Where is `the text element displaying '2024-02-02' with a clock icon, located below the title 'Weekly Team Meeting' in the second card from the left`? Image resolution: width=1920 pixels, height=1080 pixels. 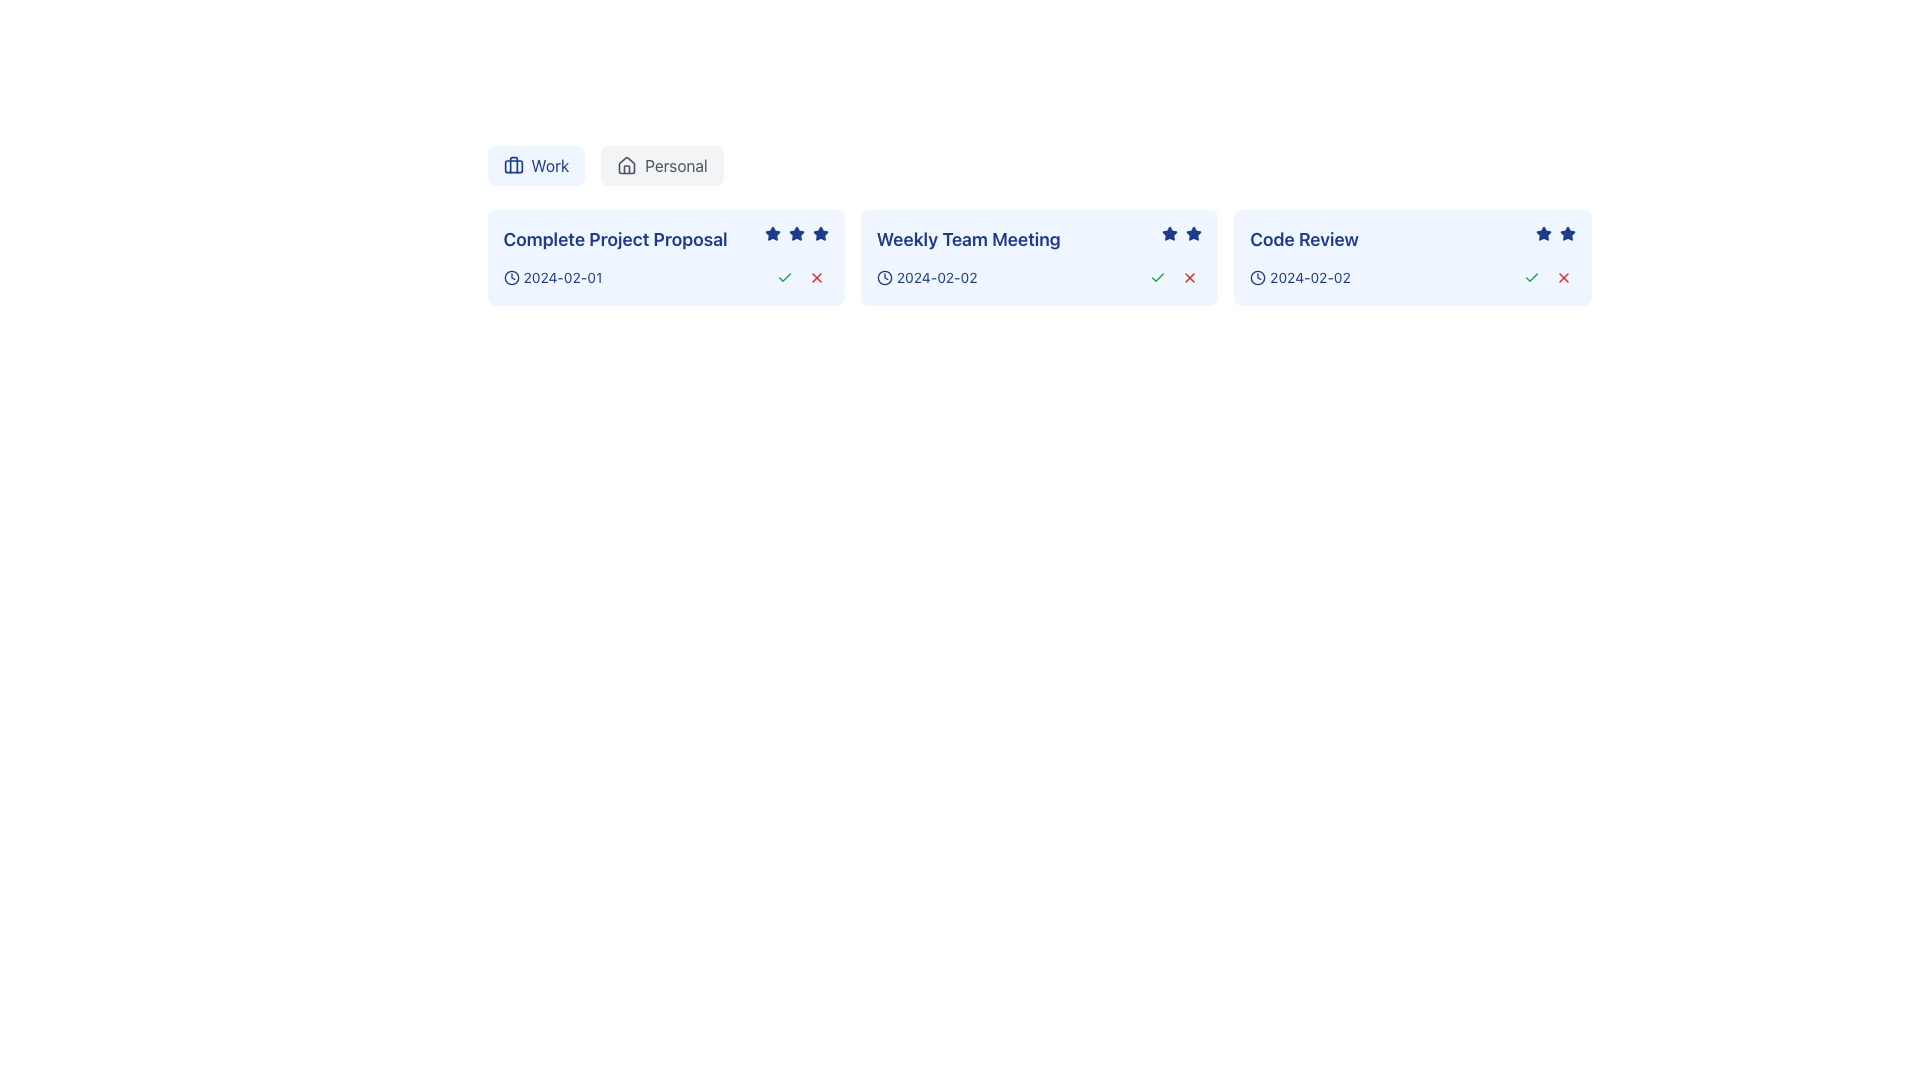
the text element displaying '2024-02-02' with a clock icon, located below the title 'Weekly Team Meeting' in the second card from the left is located at coordinates (926, 277).